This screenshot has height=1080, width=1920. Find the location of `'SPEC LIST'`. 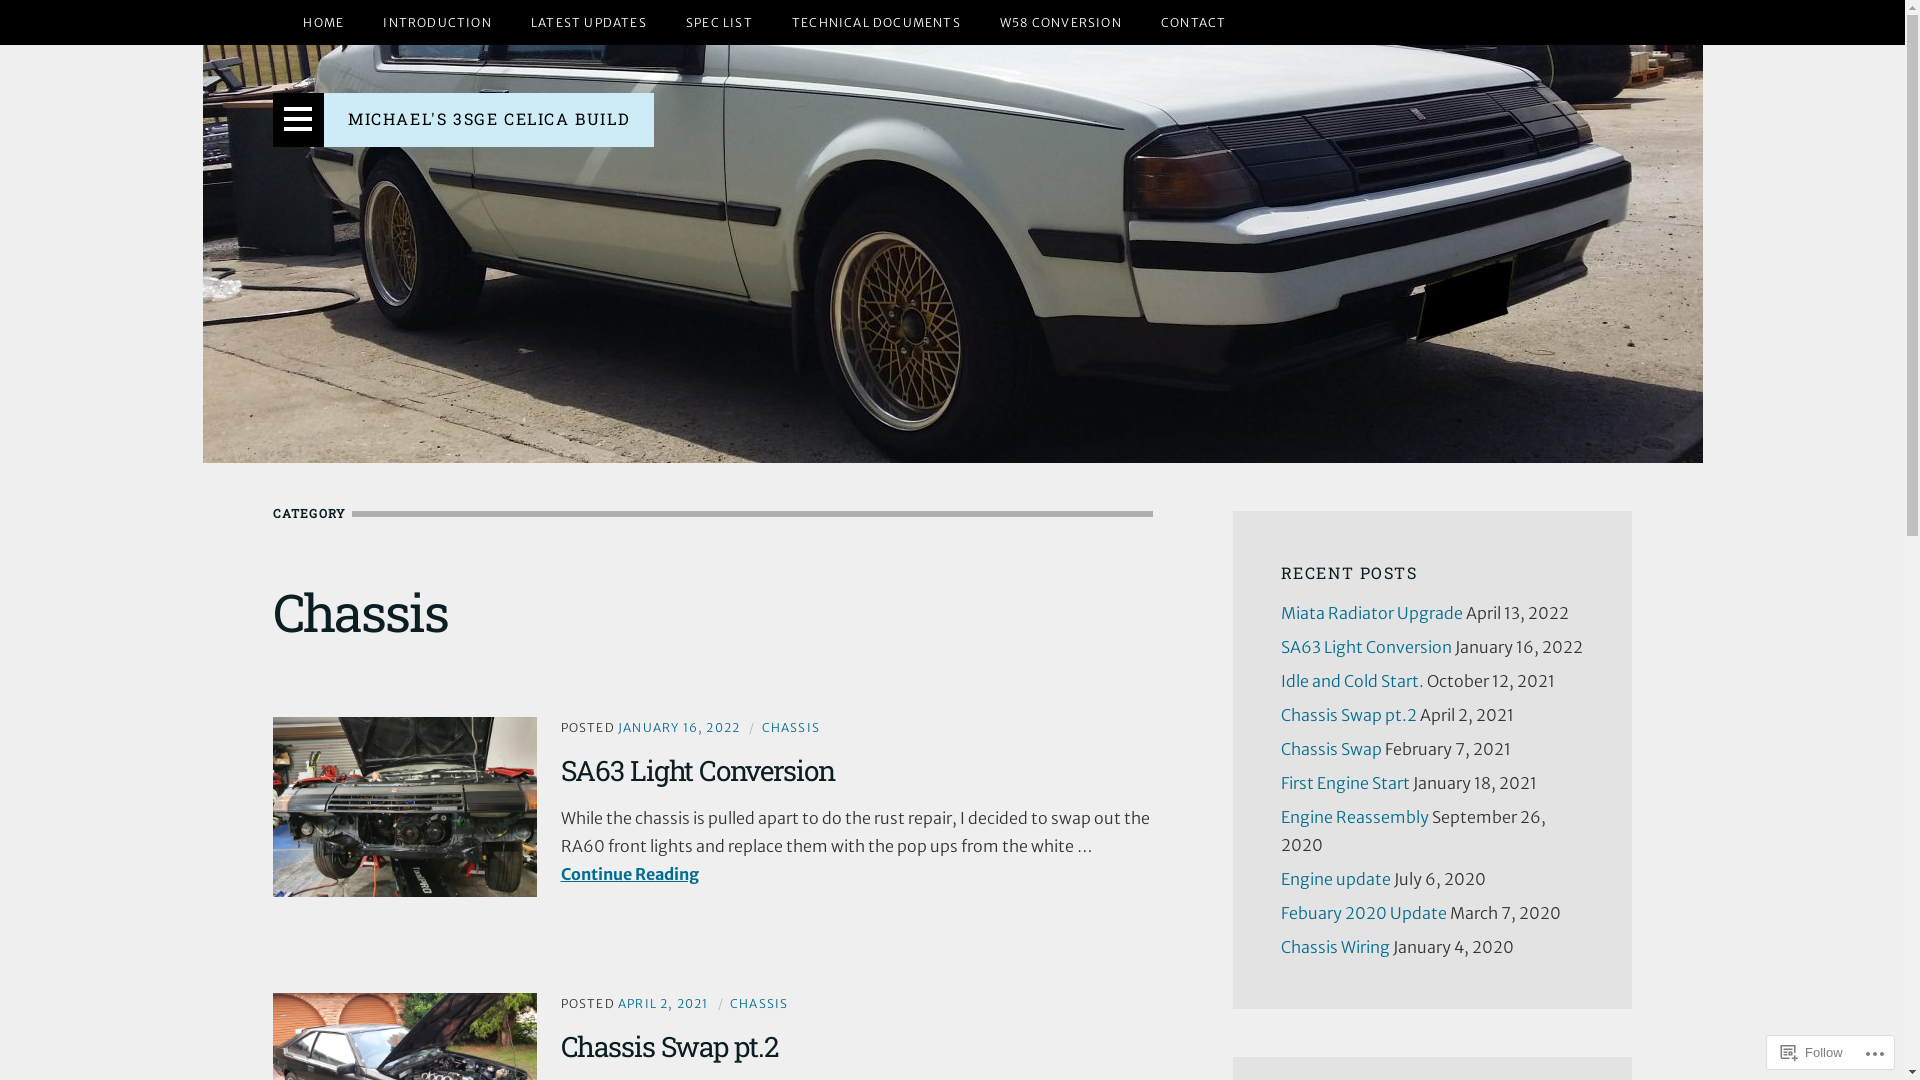

'SPEC LIST' is located at coordinates (719, 22).